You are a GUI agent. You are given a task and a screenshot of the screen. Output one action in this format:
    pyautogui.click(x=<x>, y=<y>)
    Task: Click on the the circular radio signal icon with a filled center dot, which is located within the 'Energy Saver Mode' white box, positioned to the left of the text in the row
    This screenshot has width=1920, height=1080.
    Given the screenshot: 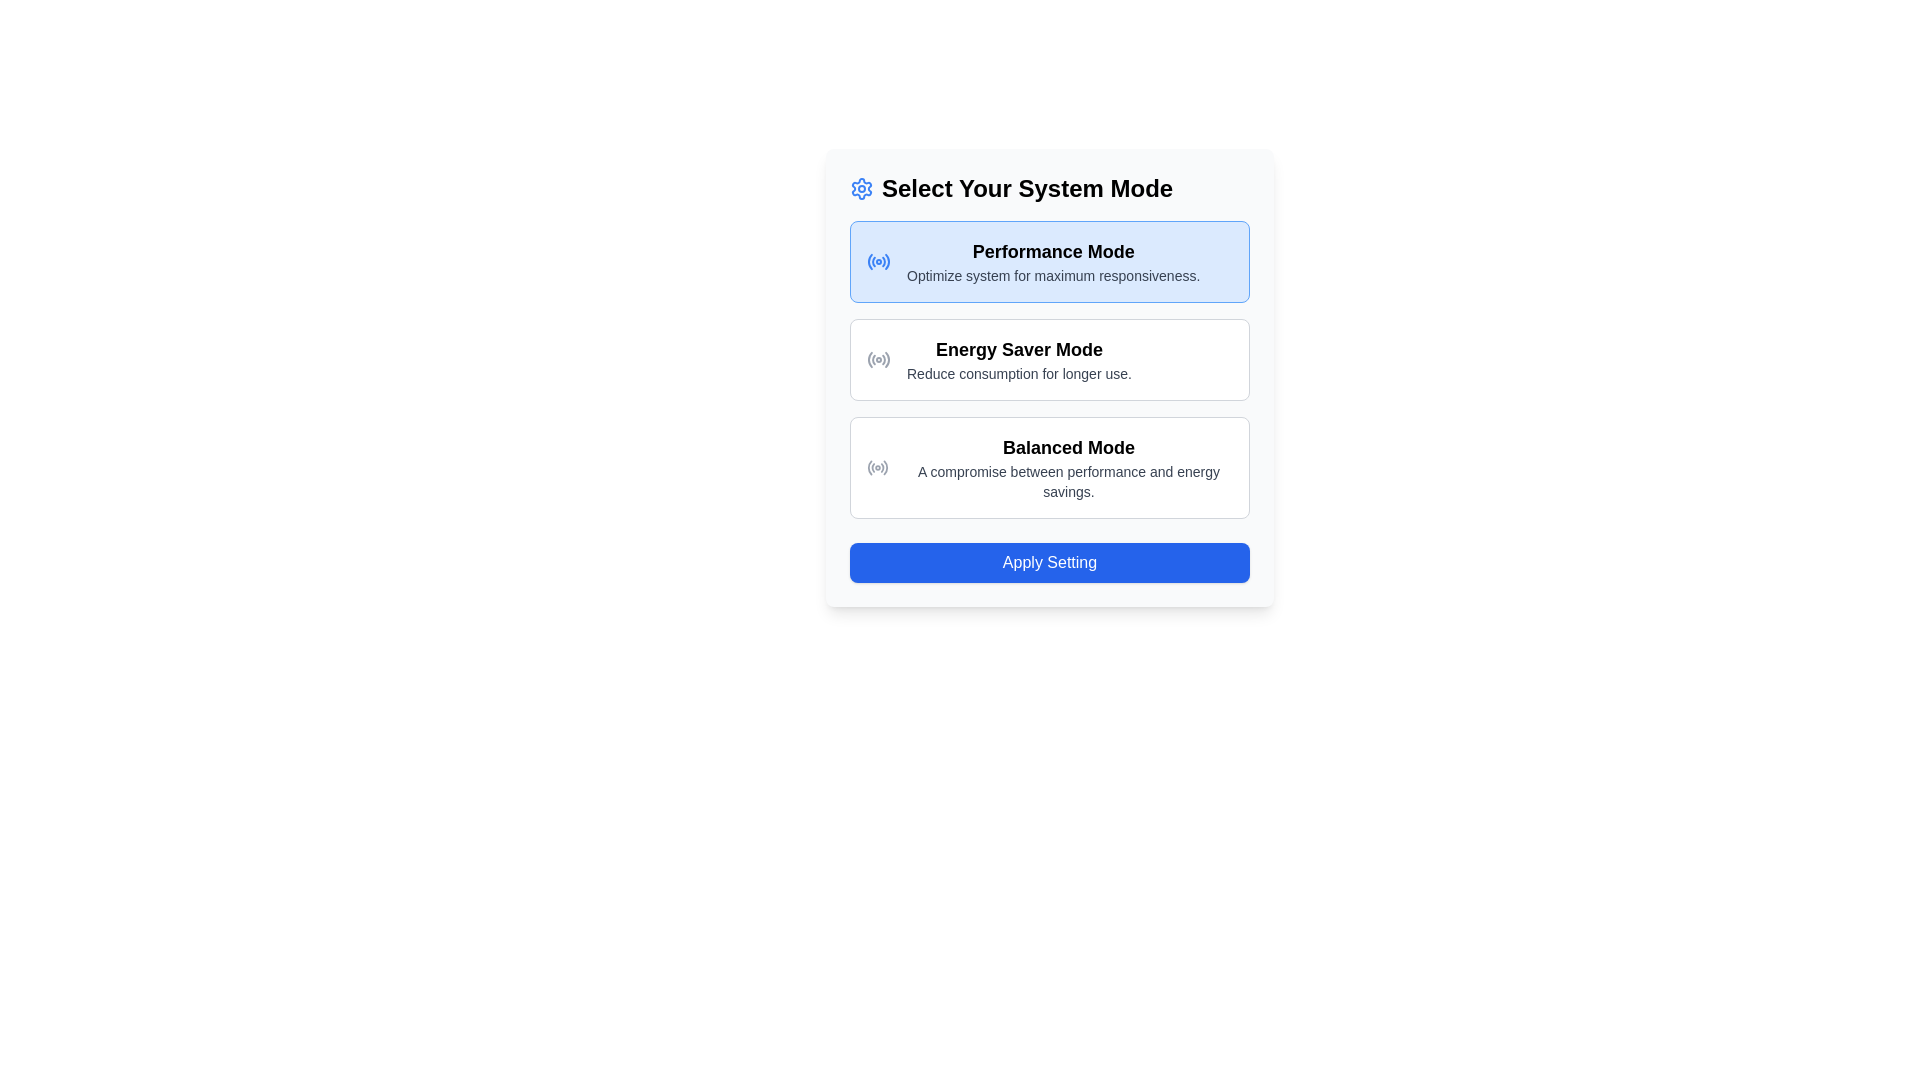 What is the action you would take?
    pyautogui.click(x=878, y=358)
    